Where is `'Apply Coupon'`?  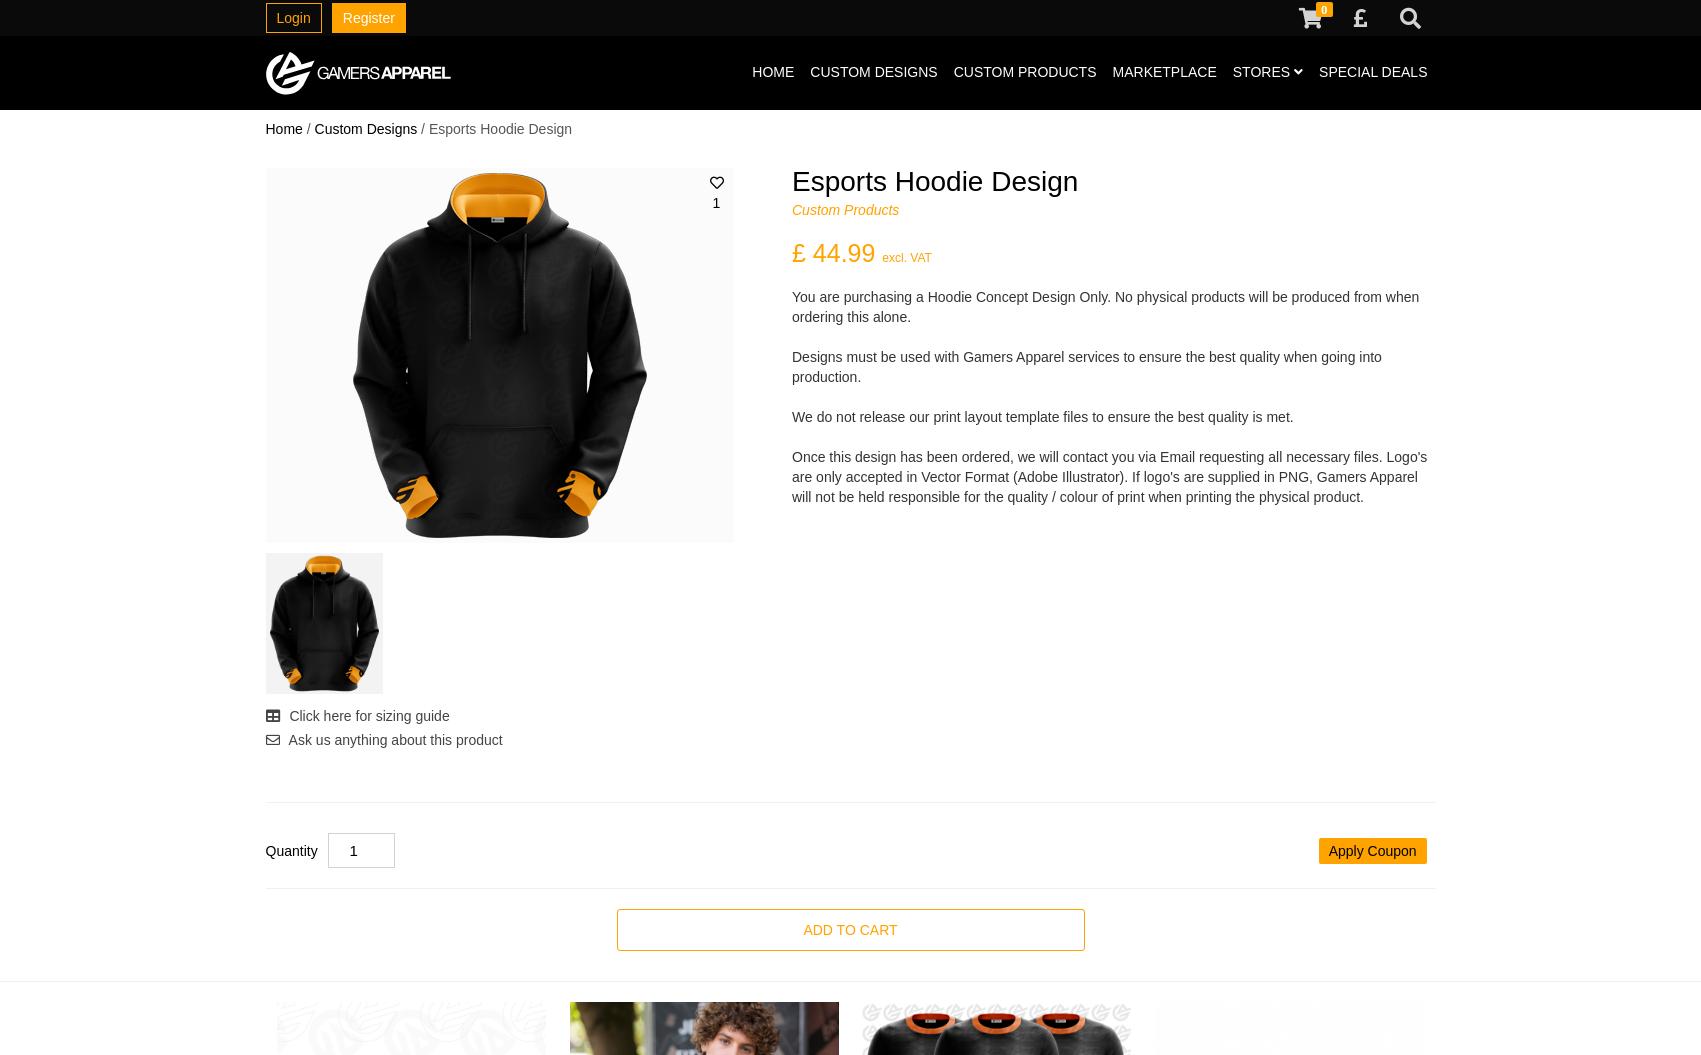
'Apply Coupon' is located at coordinates (1327, 850).